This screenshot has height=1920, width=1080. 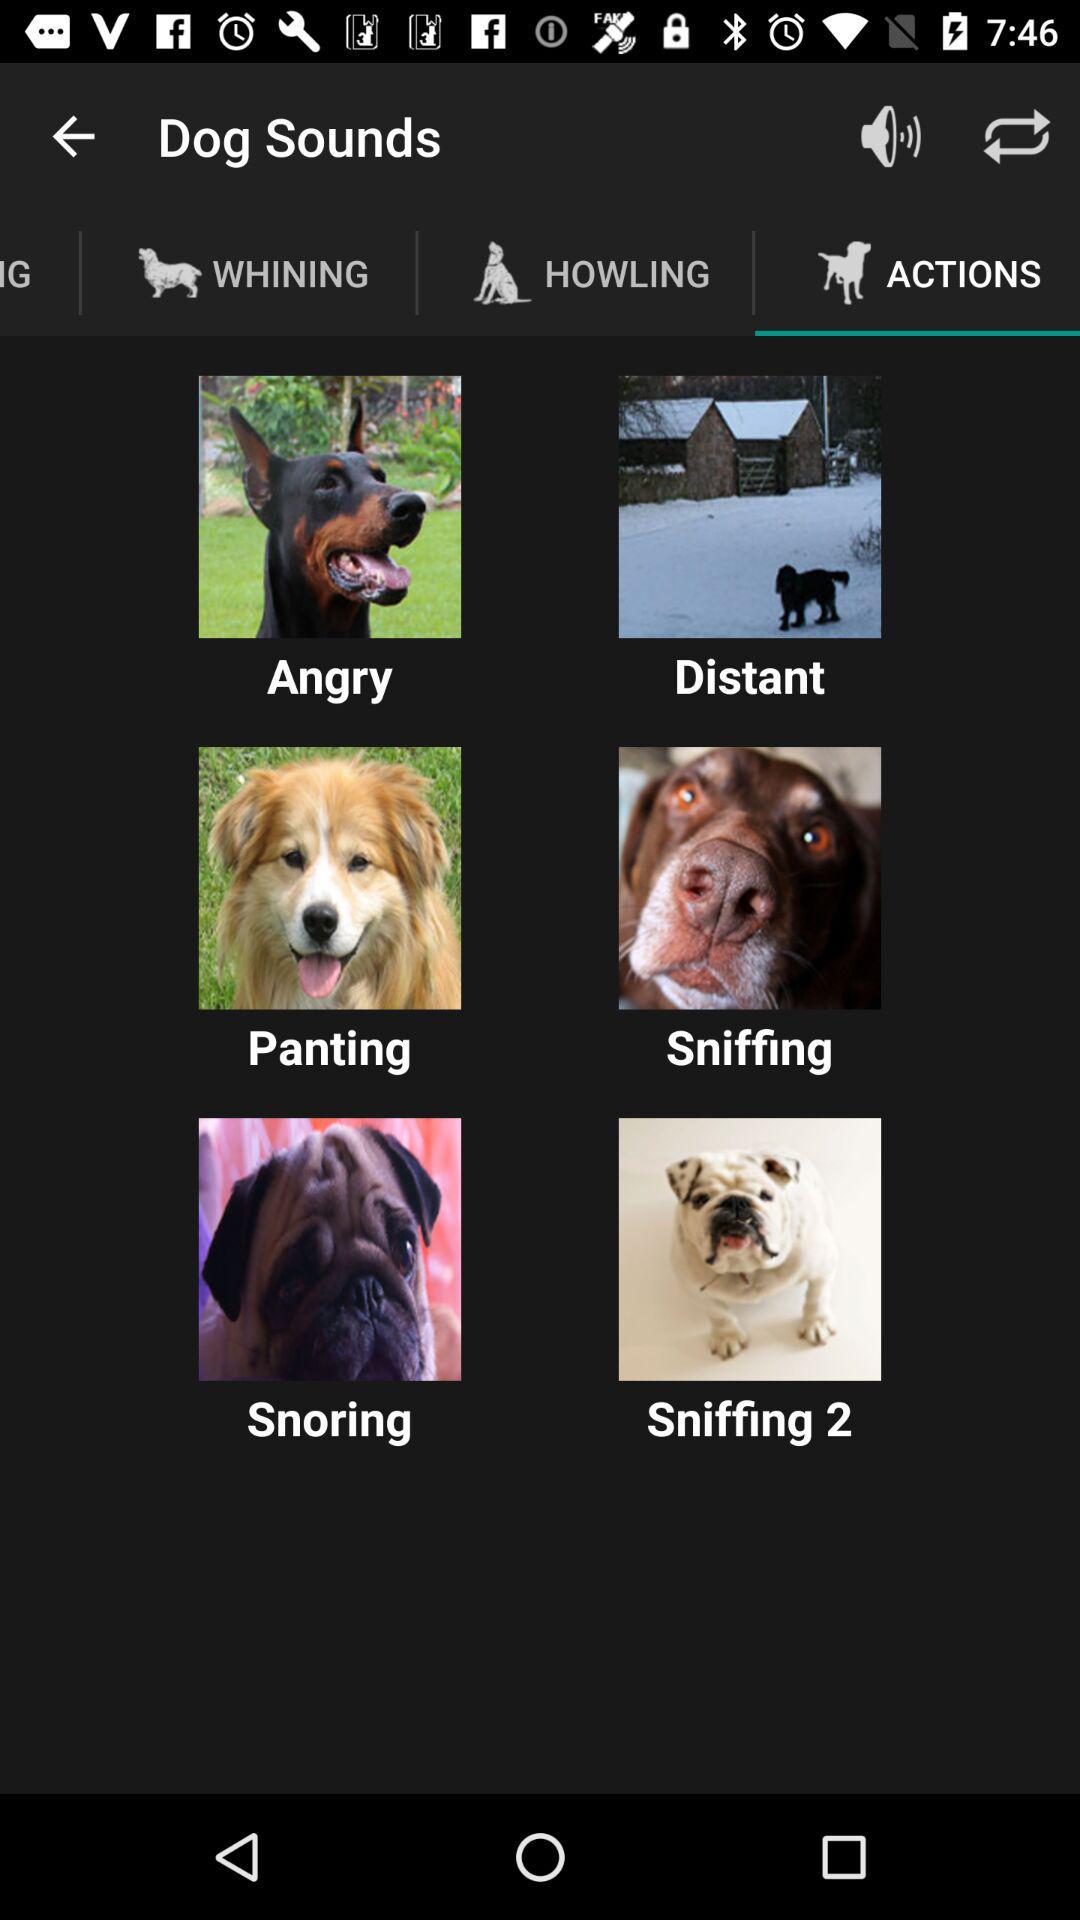 What do you see at coordinates (890, 136) in the screenshot?
I see `the sound icon beside text dog sounds` at bounding box center [890, 136].